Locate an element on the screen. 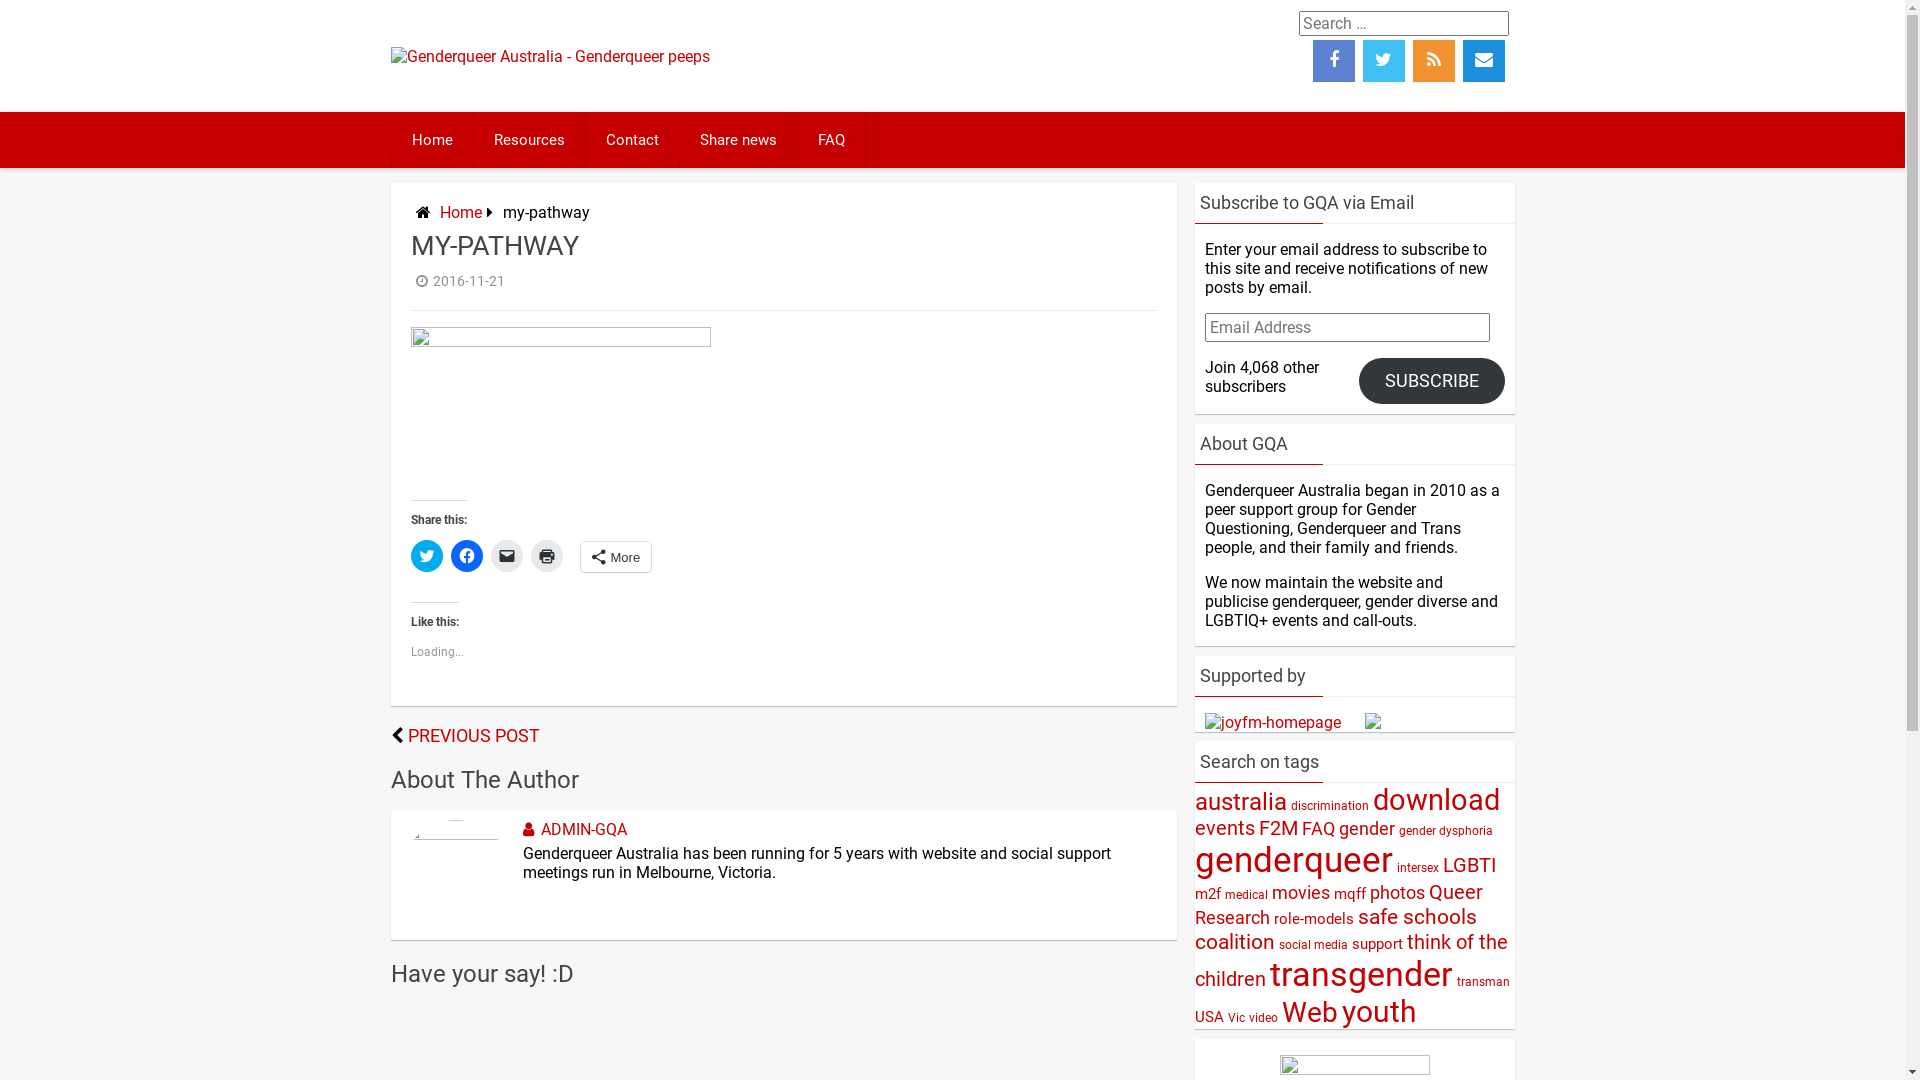  'genderqueer' is located at coordinates (1194, 859).